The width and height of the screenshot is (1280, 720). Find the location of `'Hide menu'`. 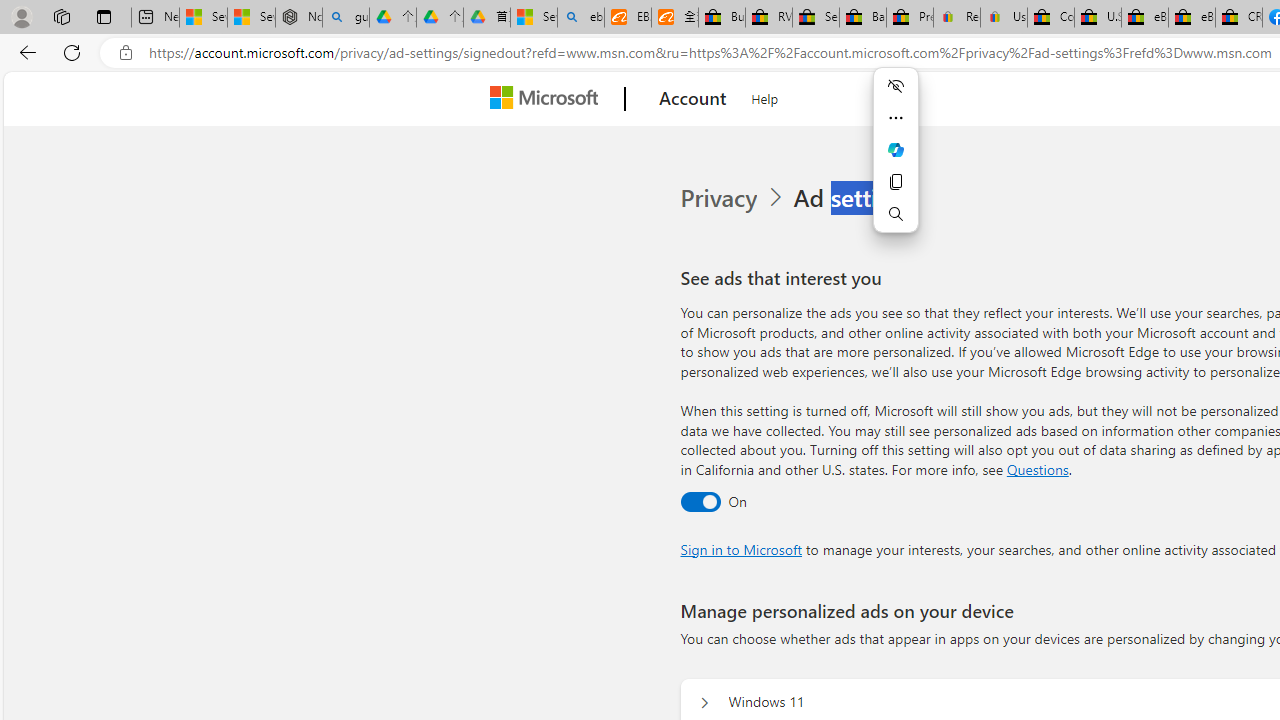

'Hide menu' is located at coordinates (895, 85).